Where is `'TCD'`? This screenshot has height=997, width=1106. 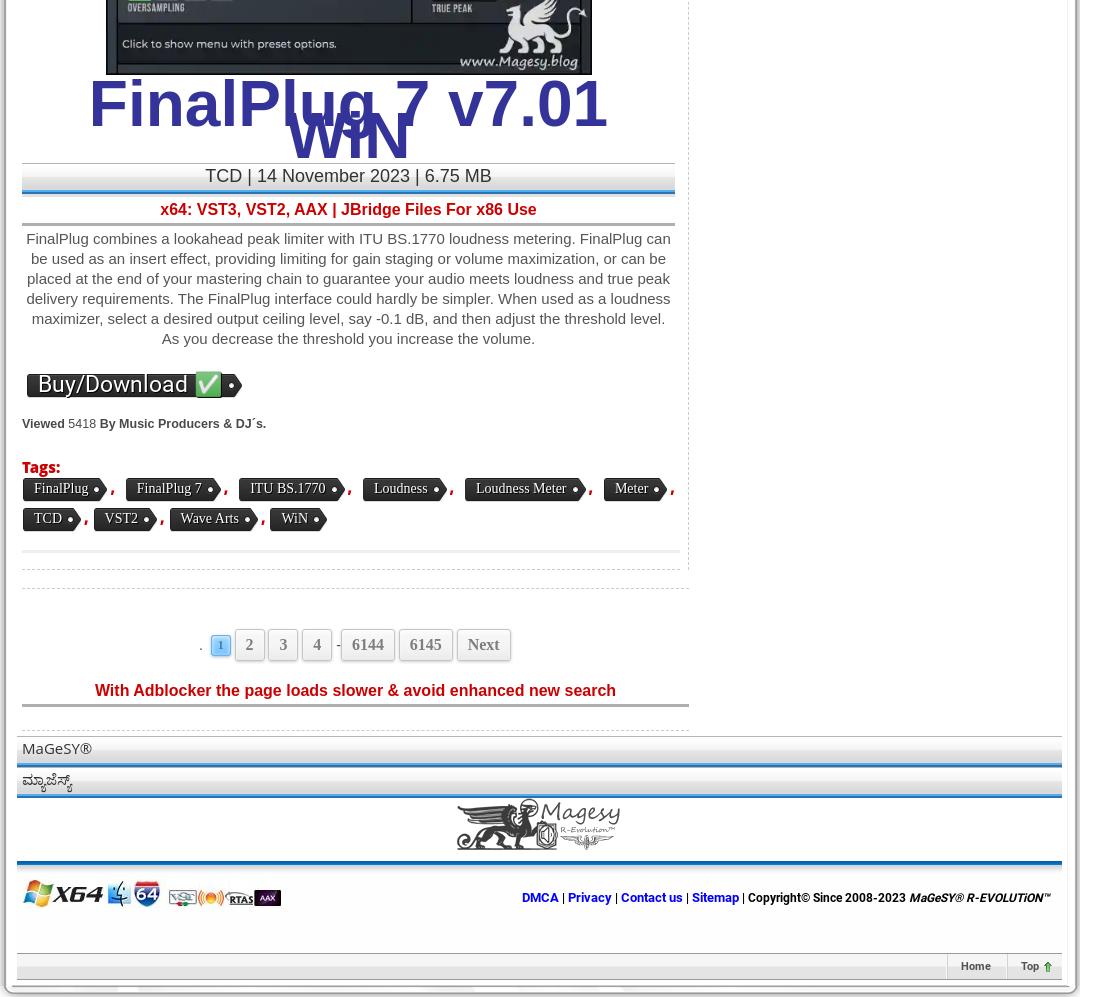 'TCD' is located at coordinates (47, 517).